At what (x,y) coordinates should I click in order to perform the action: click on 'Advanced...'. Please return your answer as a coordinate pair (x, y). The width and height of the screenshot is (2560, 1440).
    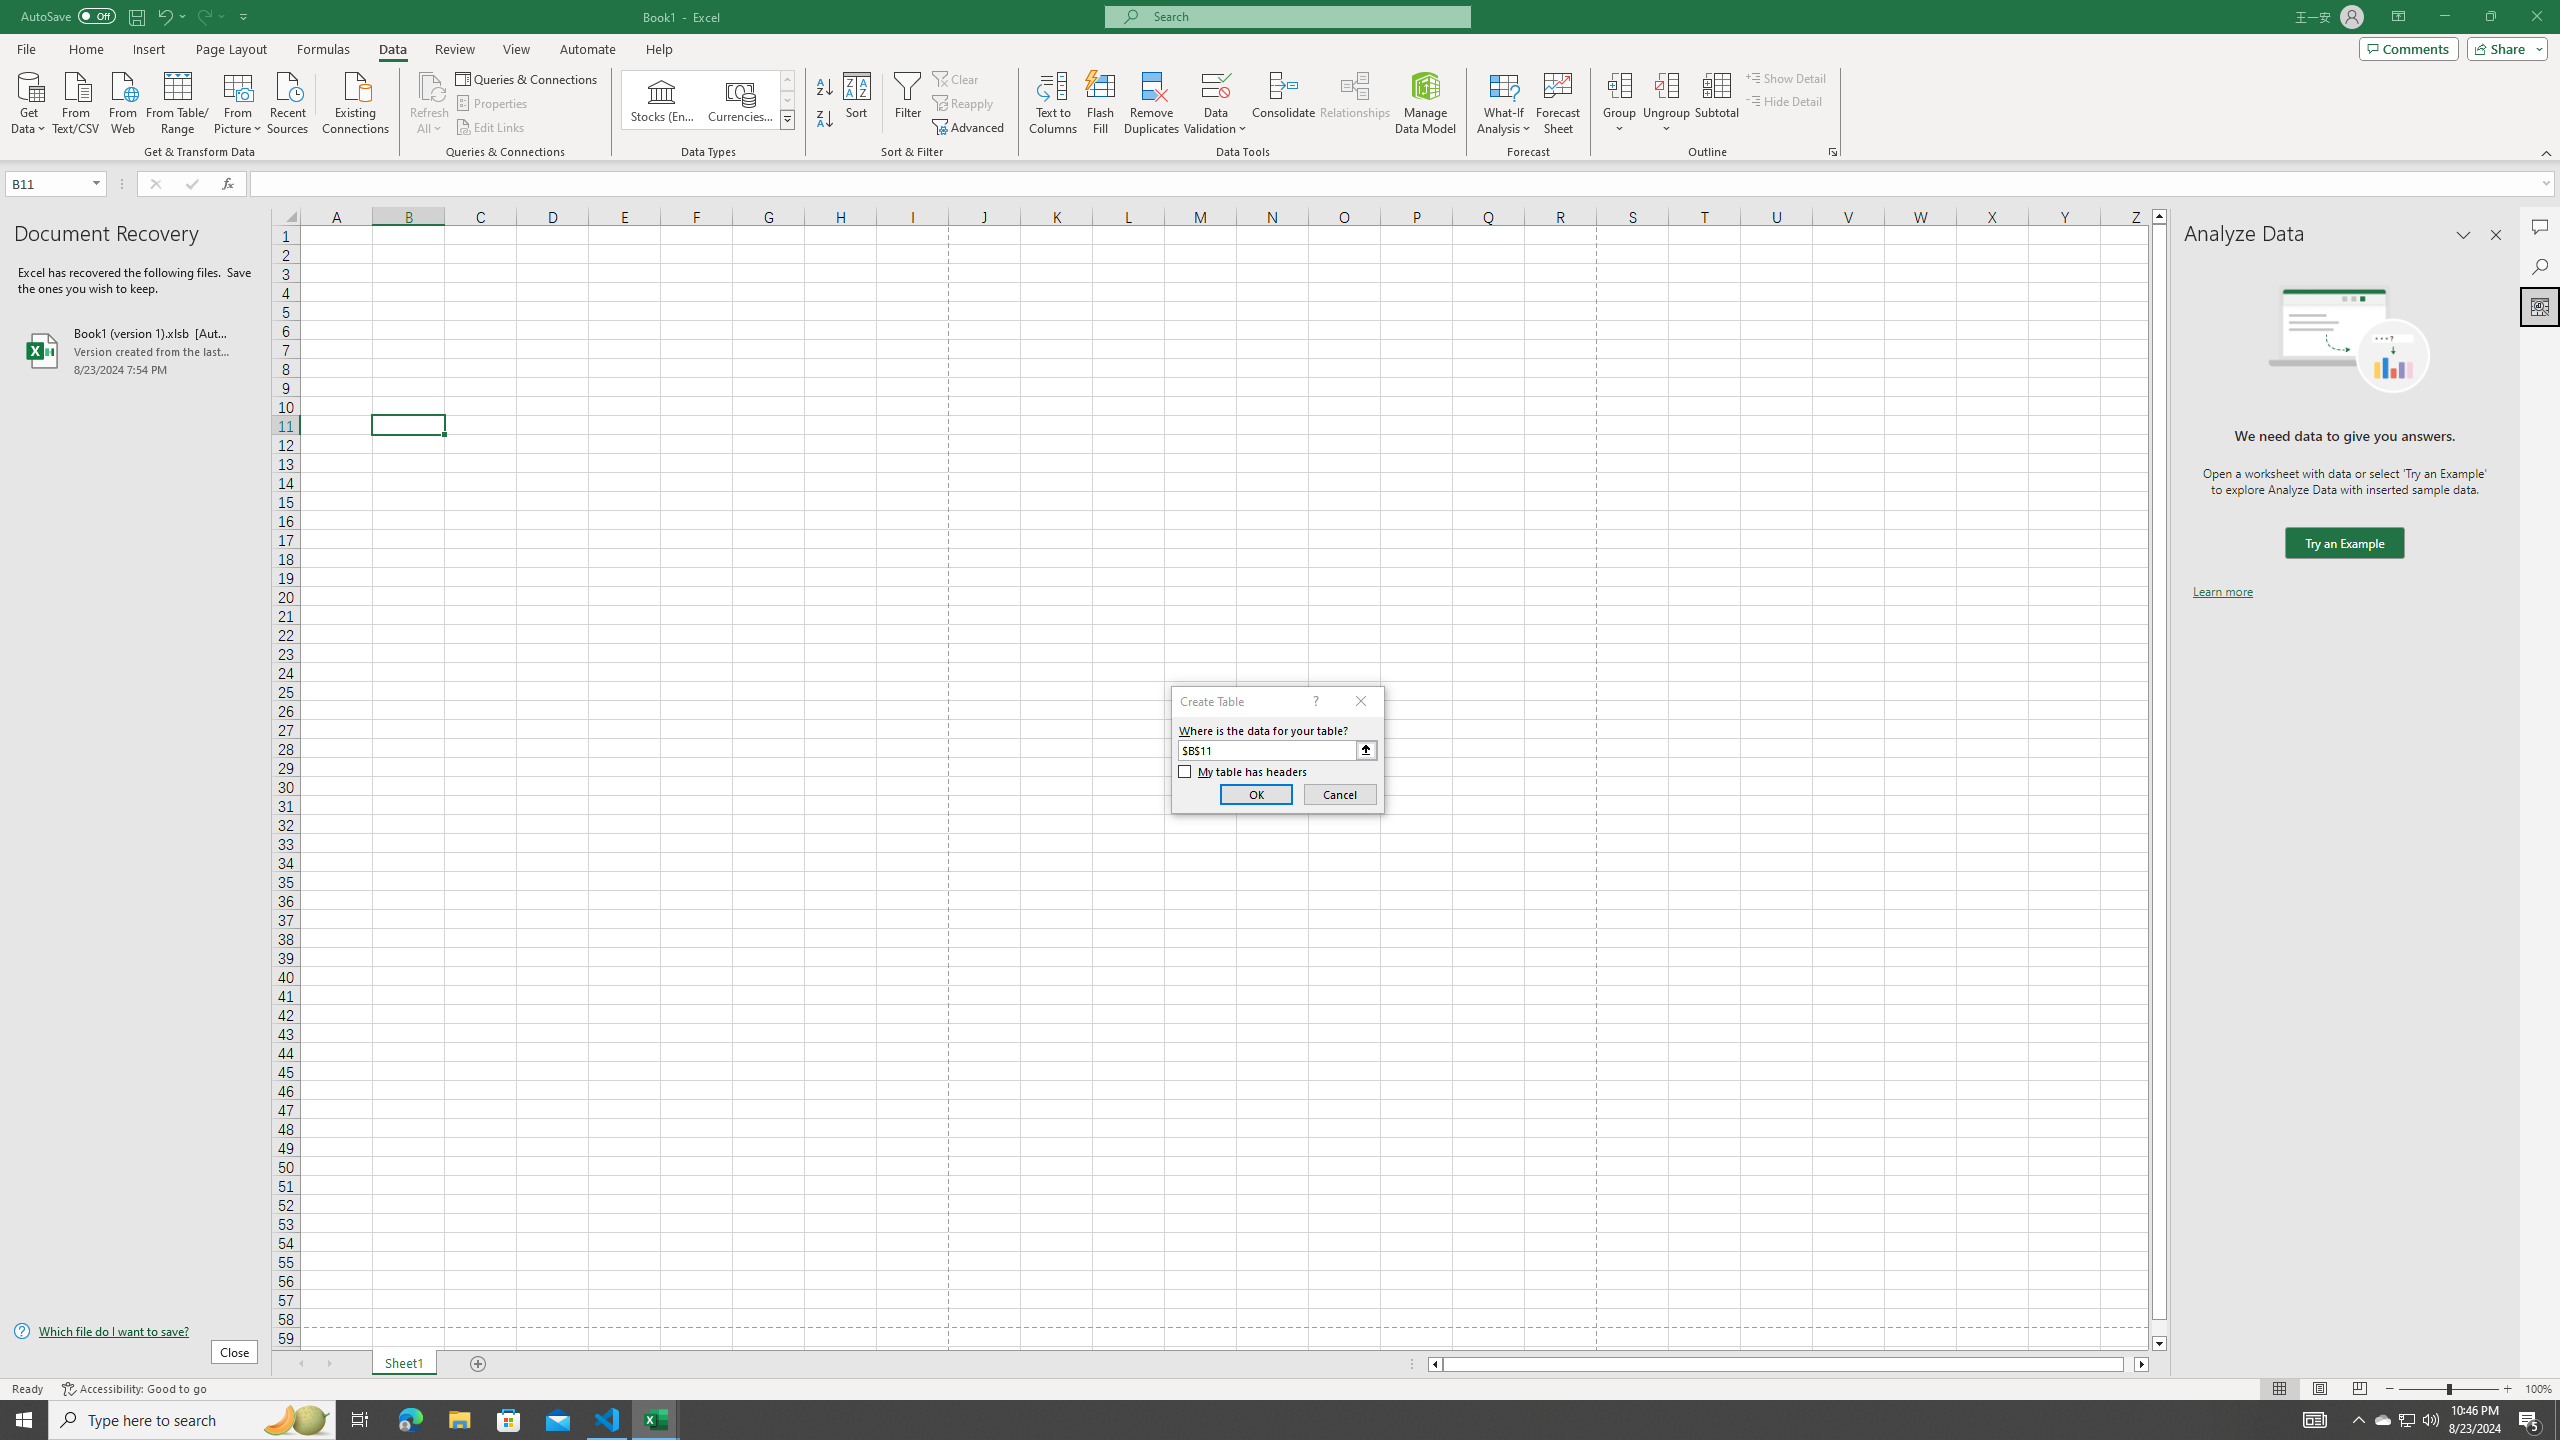
    Looking at the image, I should click on (970, 127).